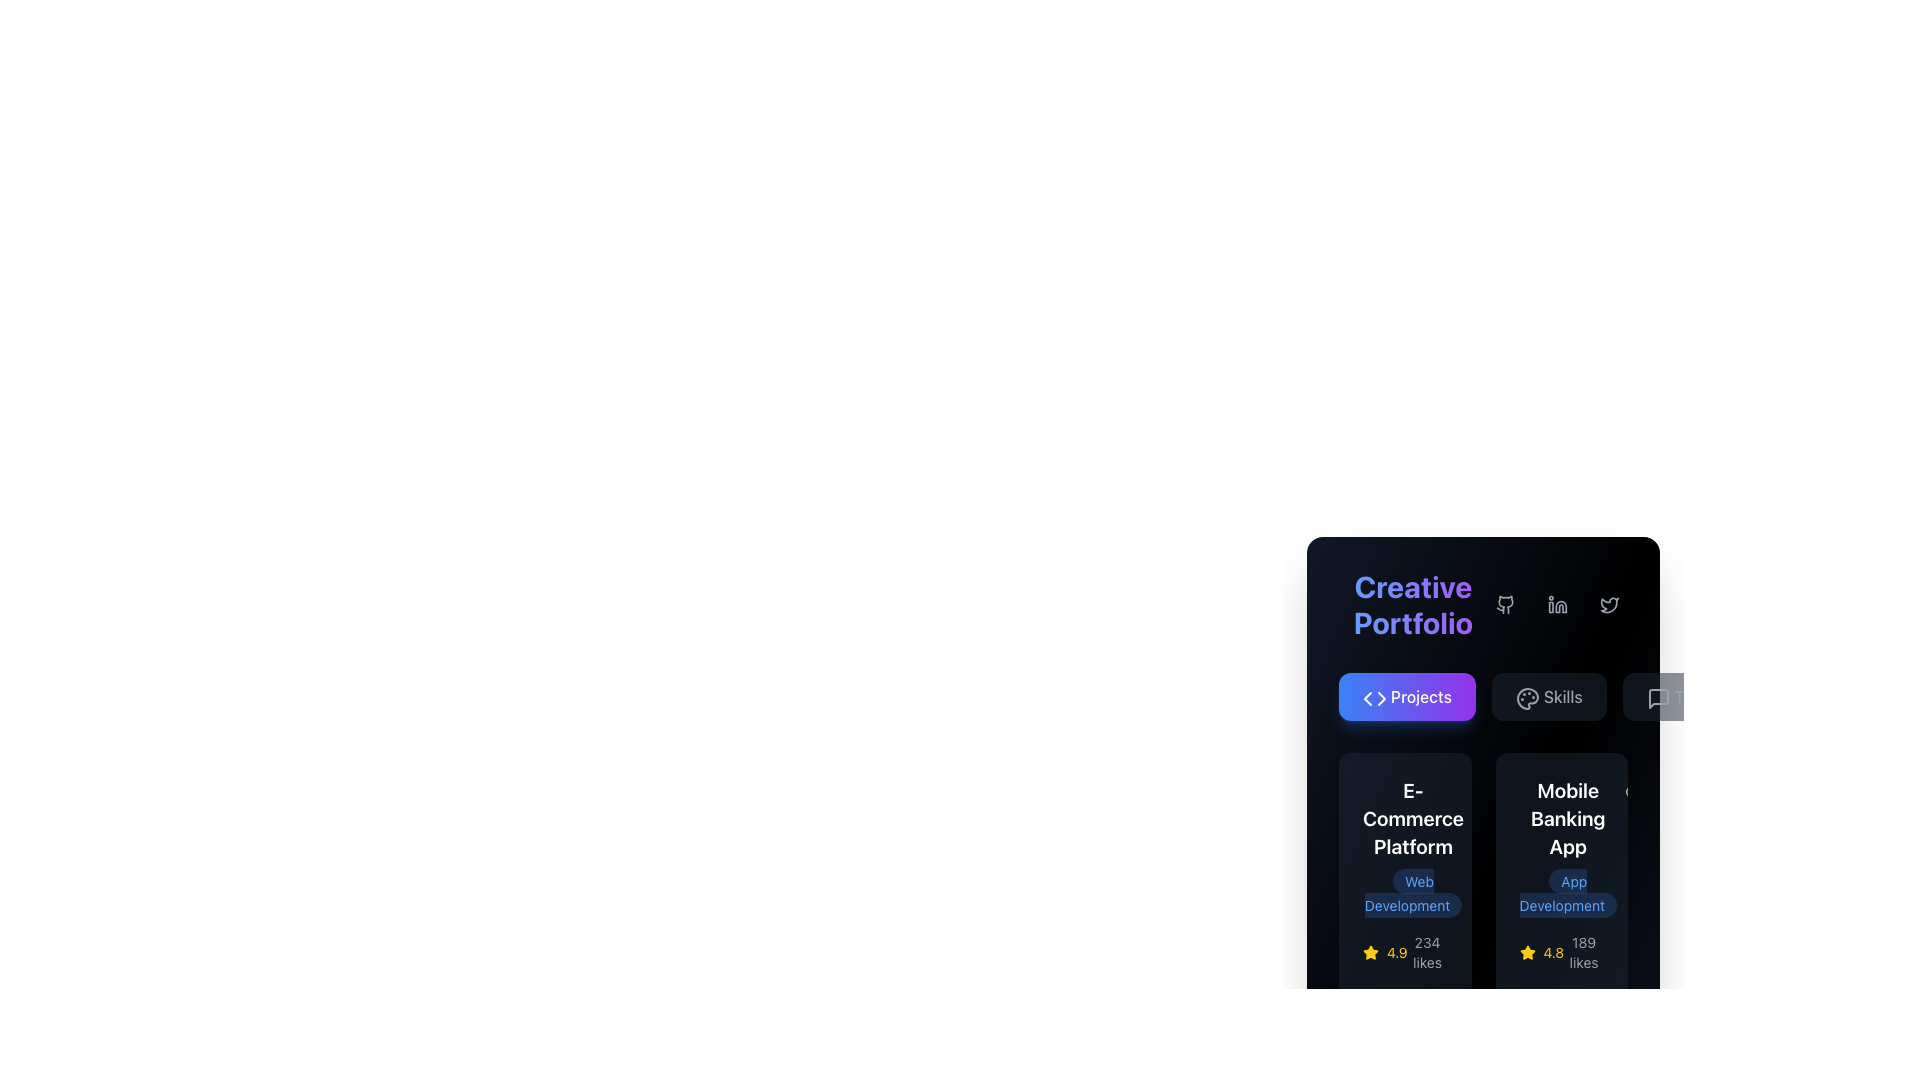 Image resolution: width=1920 pixels, height=1080 pixels. Describe the element at coordinates (1370, 951) in the screenshot. I see `the star icon that indicates the rating for the E-Commerce Platform, located at the bottom-left region of the card` at that location.